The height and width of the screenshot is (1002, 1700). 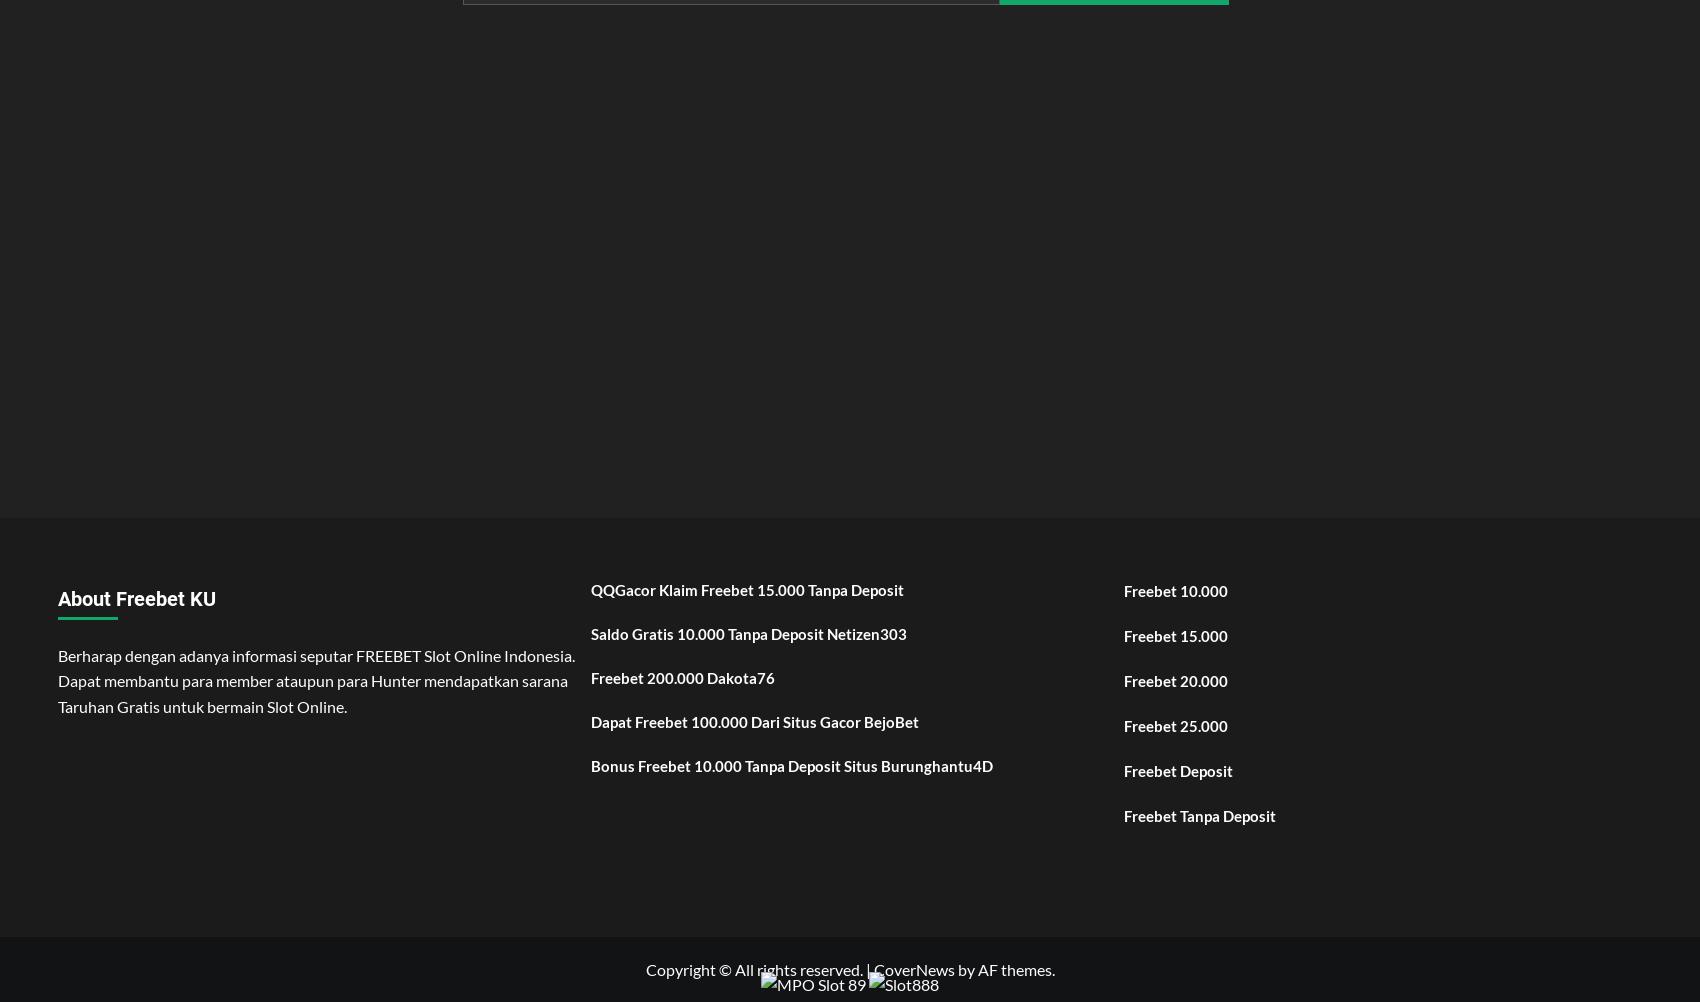 I want to click on 'CoverNews', so click(x=913, y=968).